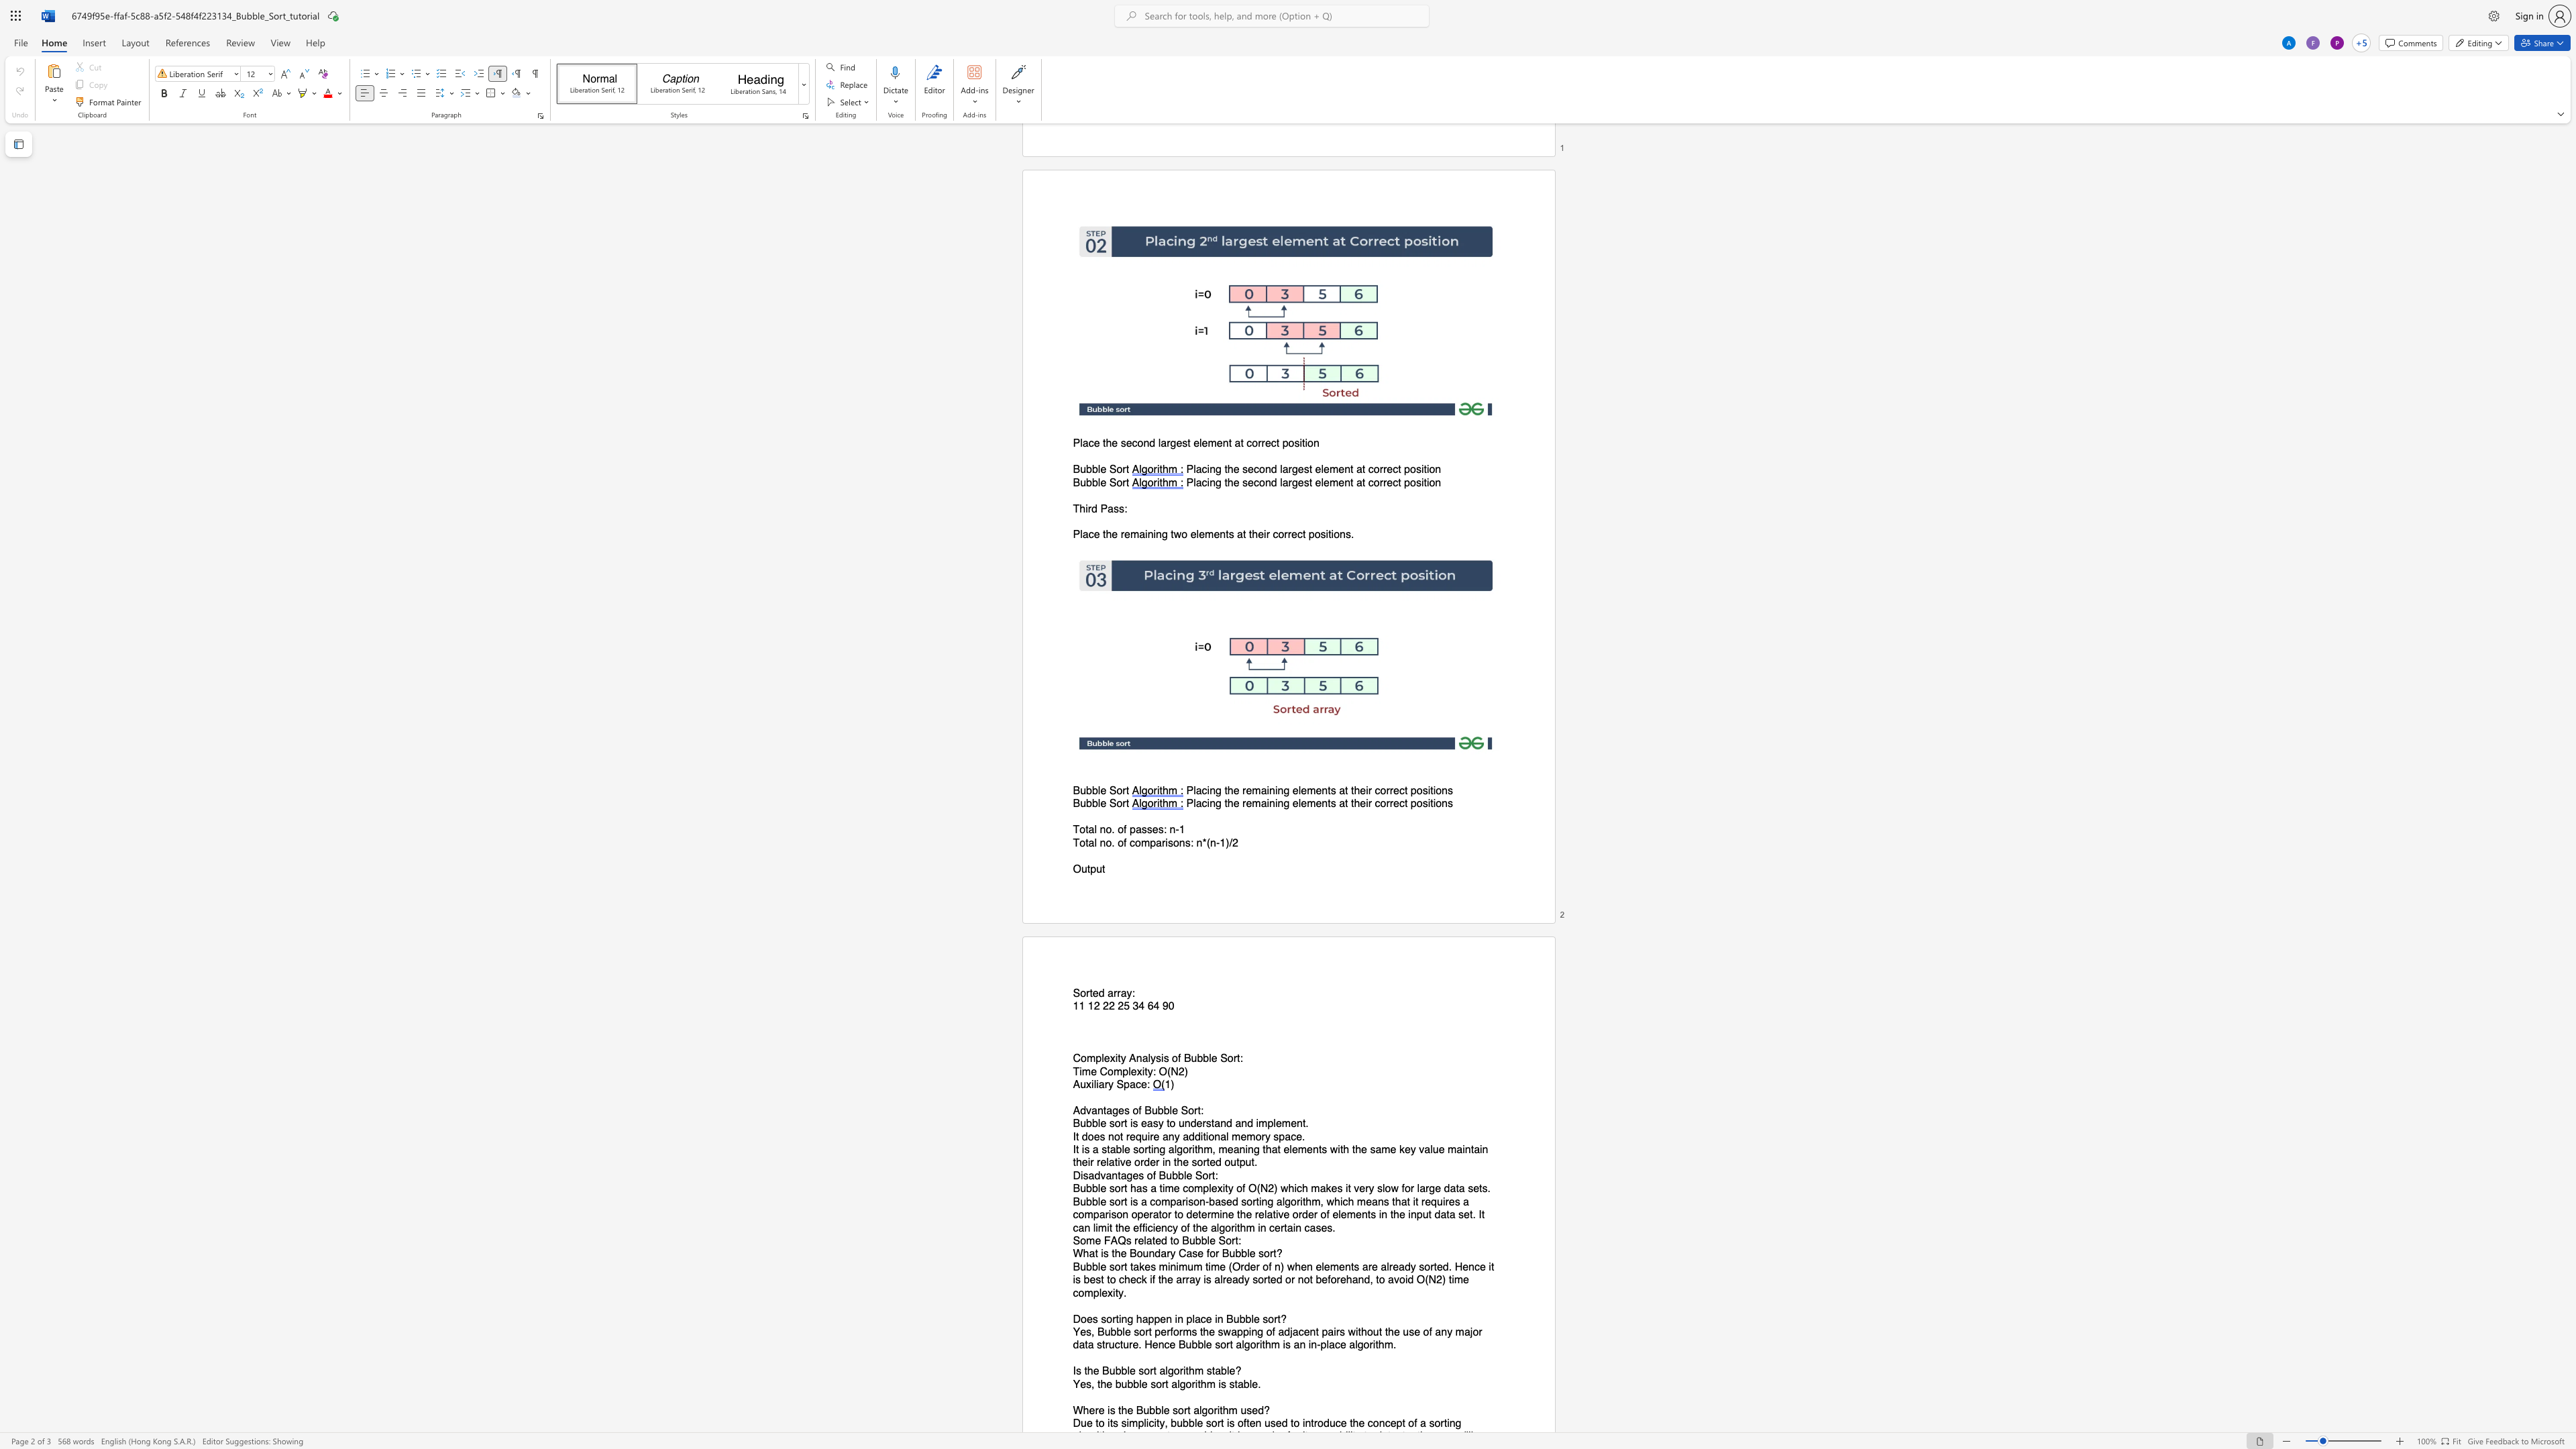  What do you see at coordinates (1324, 804) in the screenshot?
I see `the 4th character "n" in the text` at bounding box center [1324, 804].